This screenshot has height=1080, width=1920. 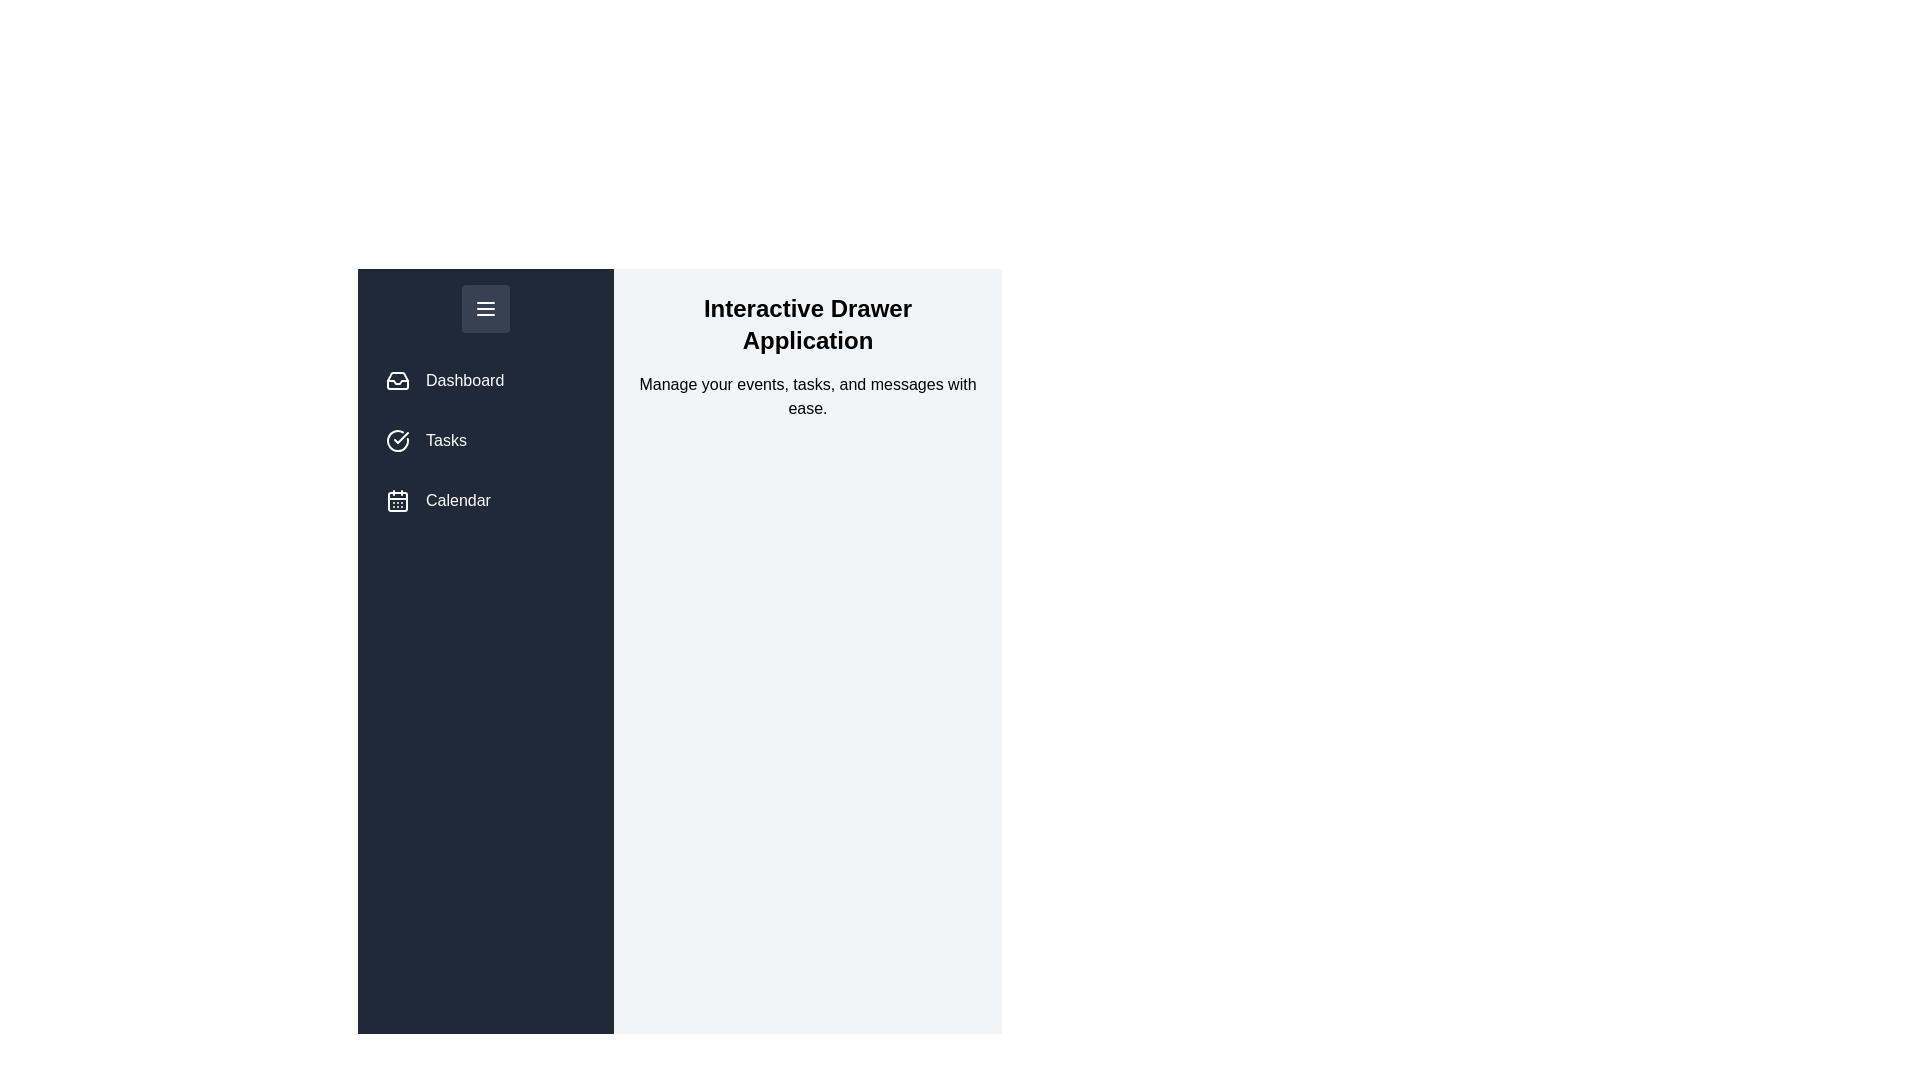 What do you see at coordinates (485, 500) in the screenshot?
I see `the navigation item for 'Calendar' located in the third position of the vertical sidebar` at bounding box center [485, 500].